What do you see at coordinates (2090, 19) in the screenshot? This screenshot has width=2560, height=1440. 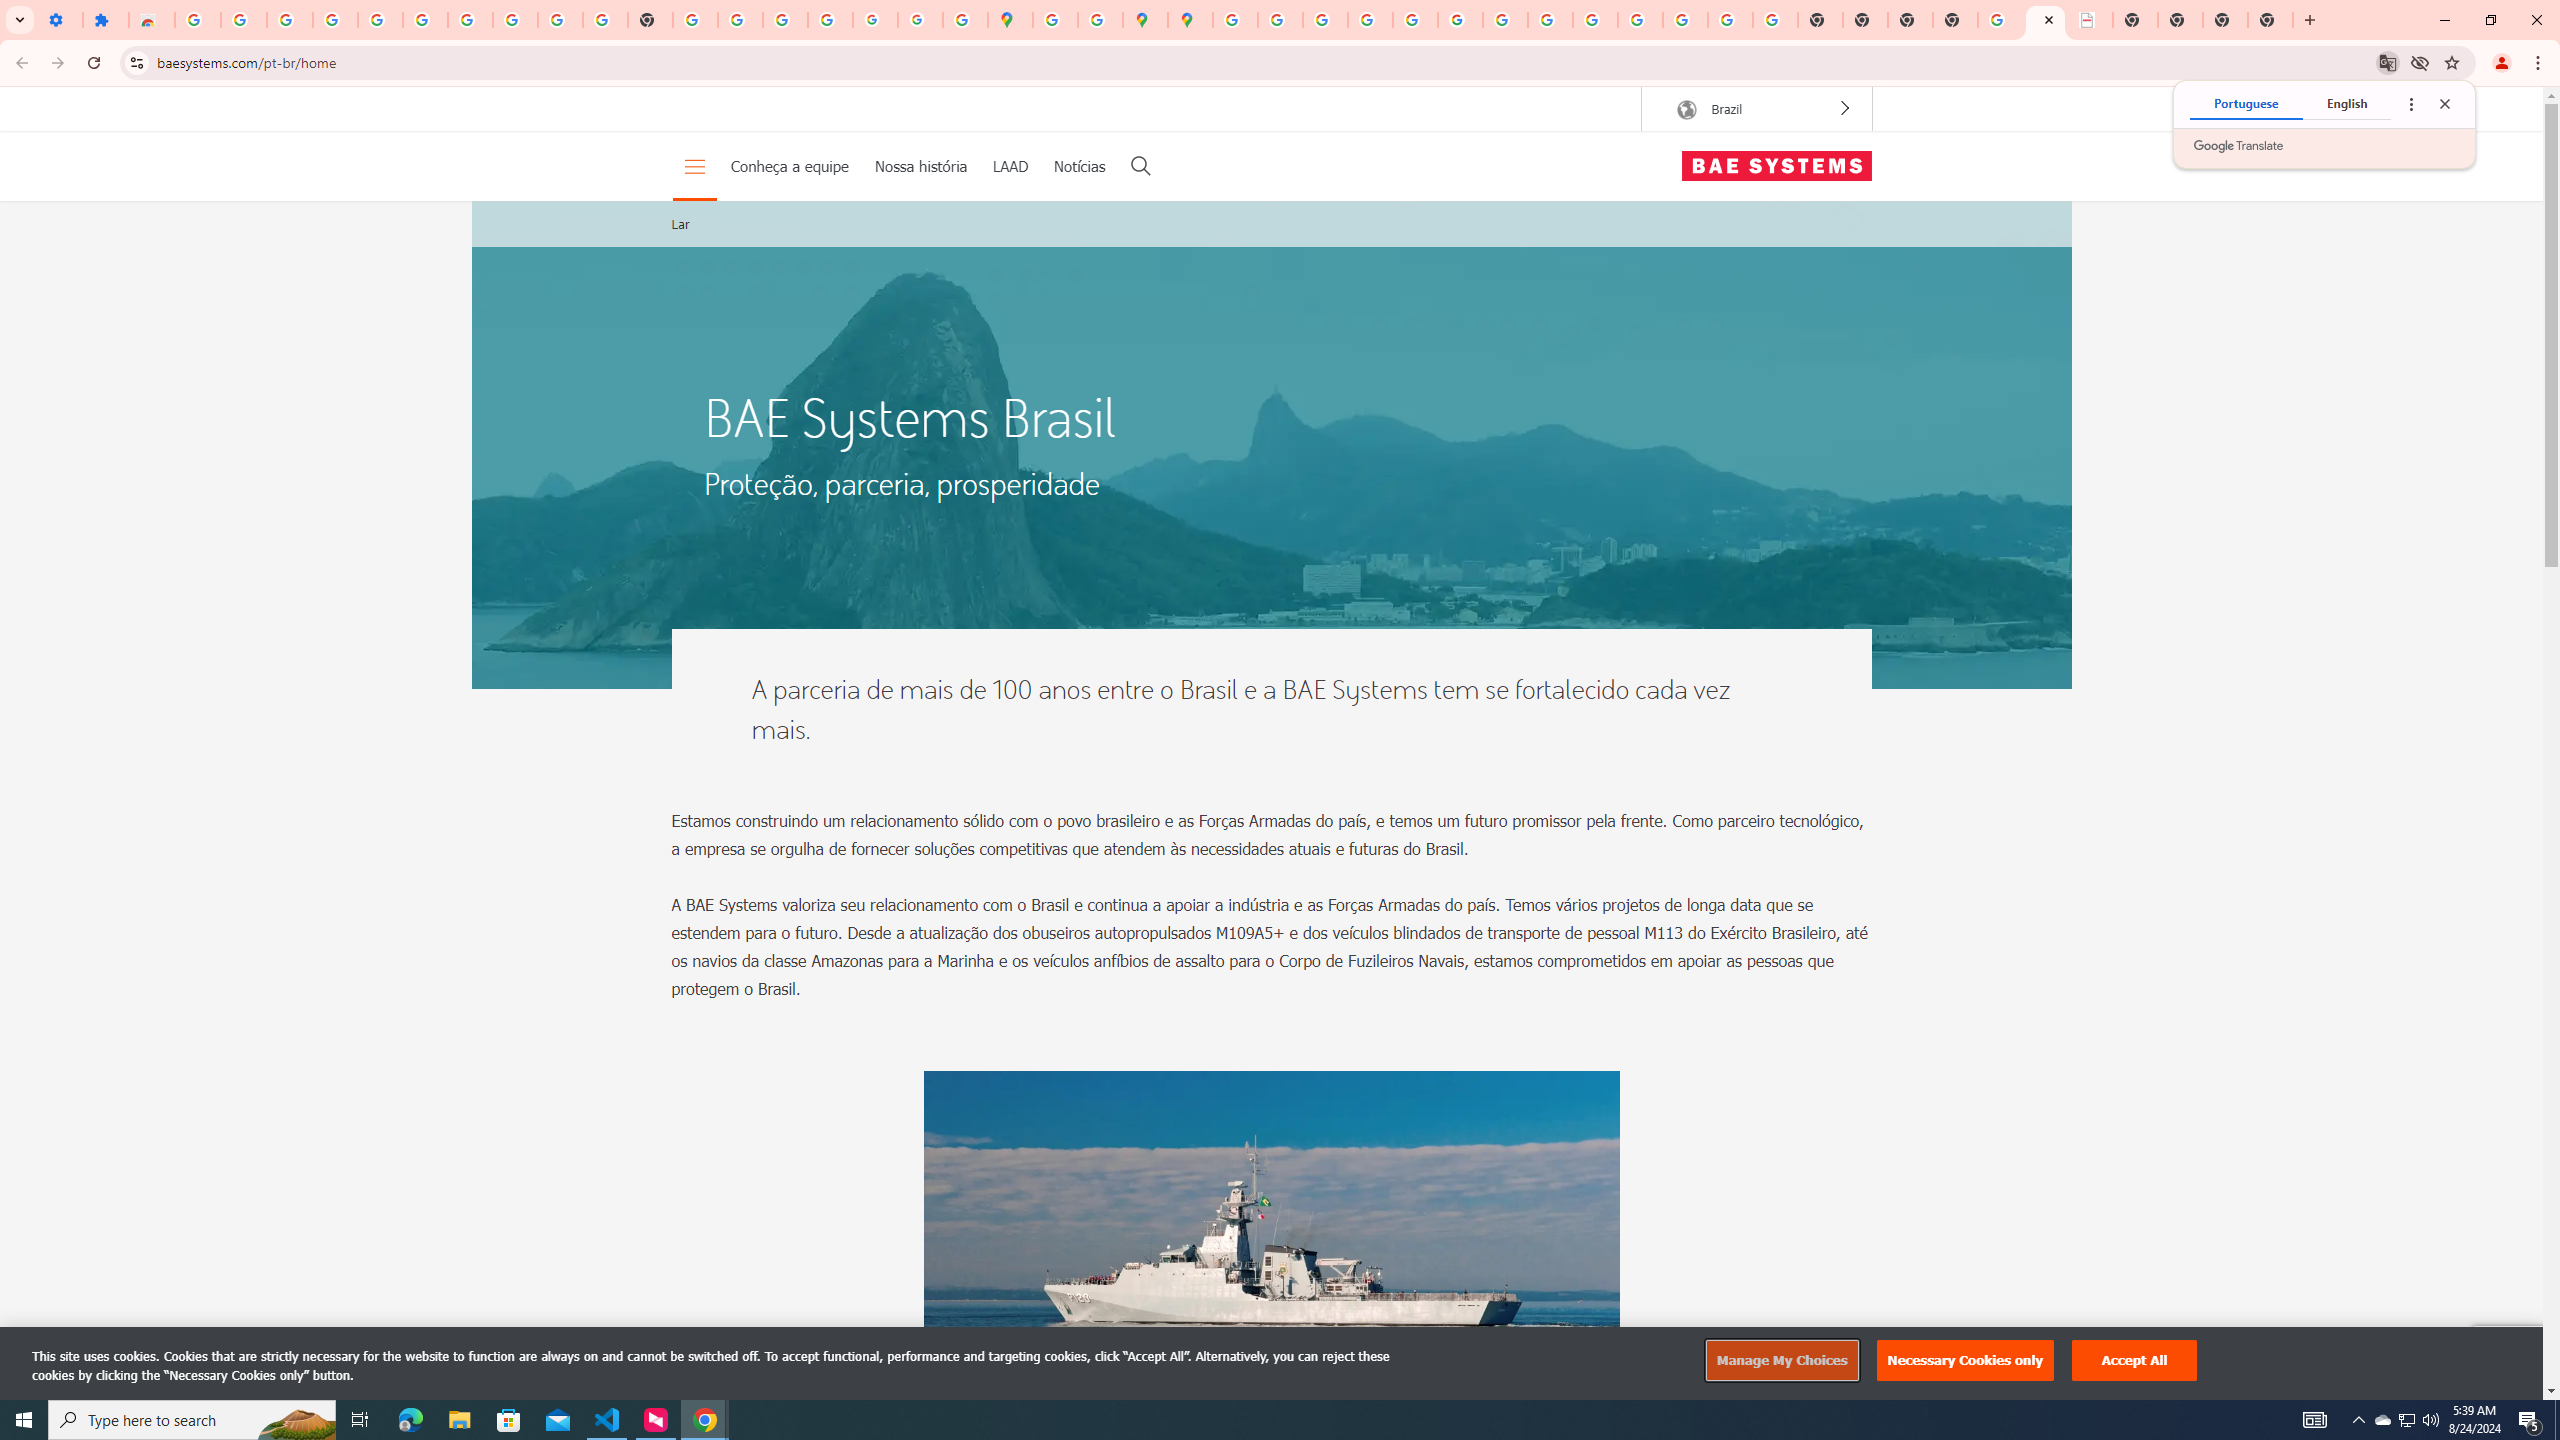 I see `'BAE Systems Brasil | BAE Systems'` at bounding box center [2090, 19].